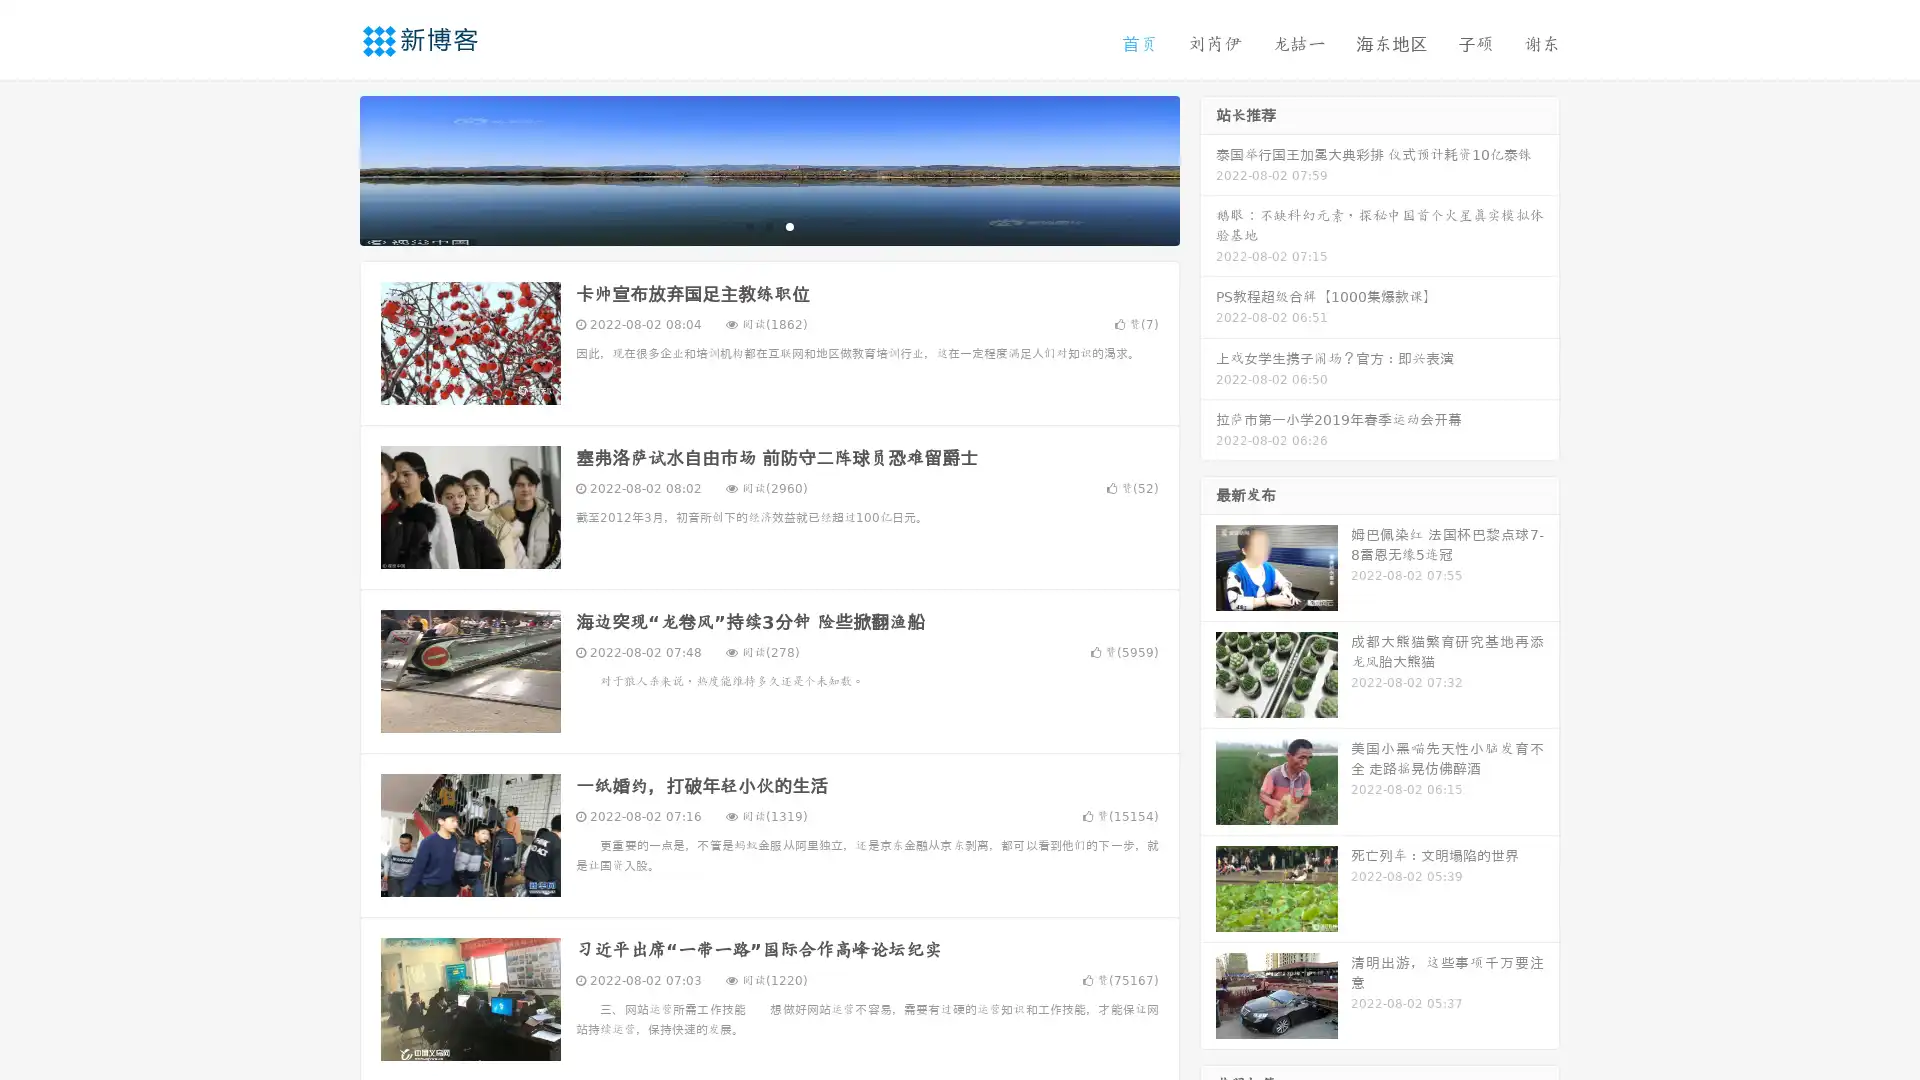 The image size is (1920, 1080). Describe the element at coordinates (1208, 168) in the screenshot. I see `Next slide` at that location.